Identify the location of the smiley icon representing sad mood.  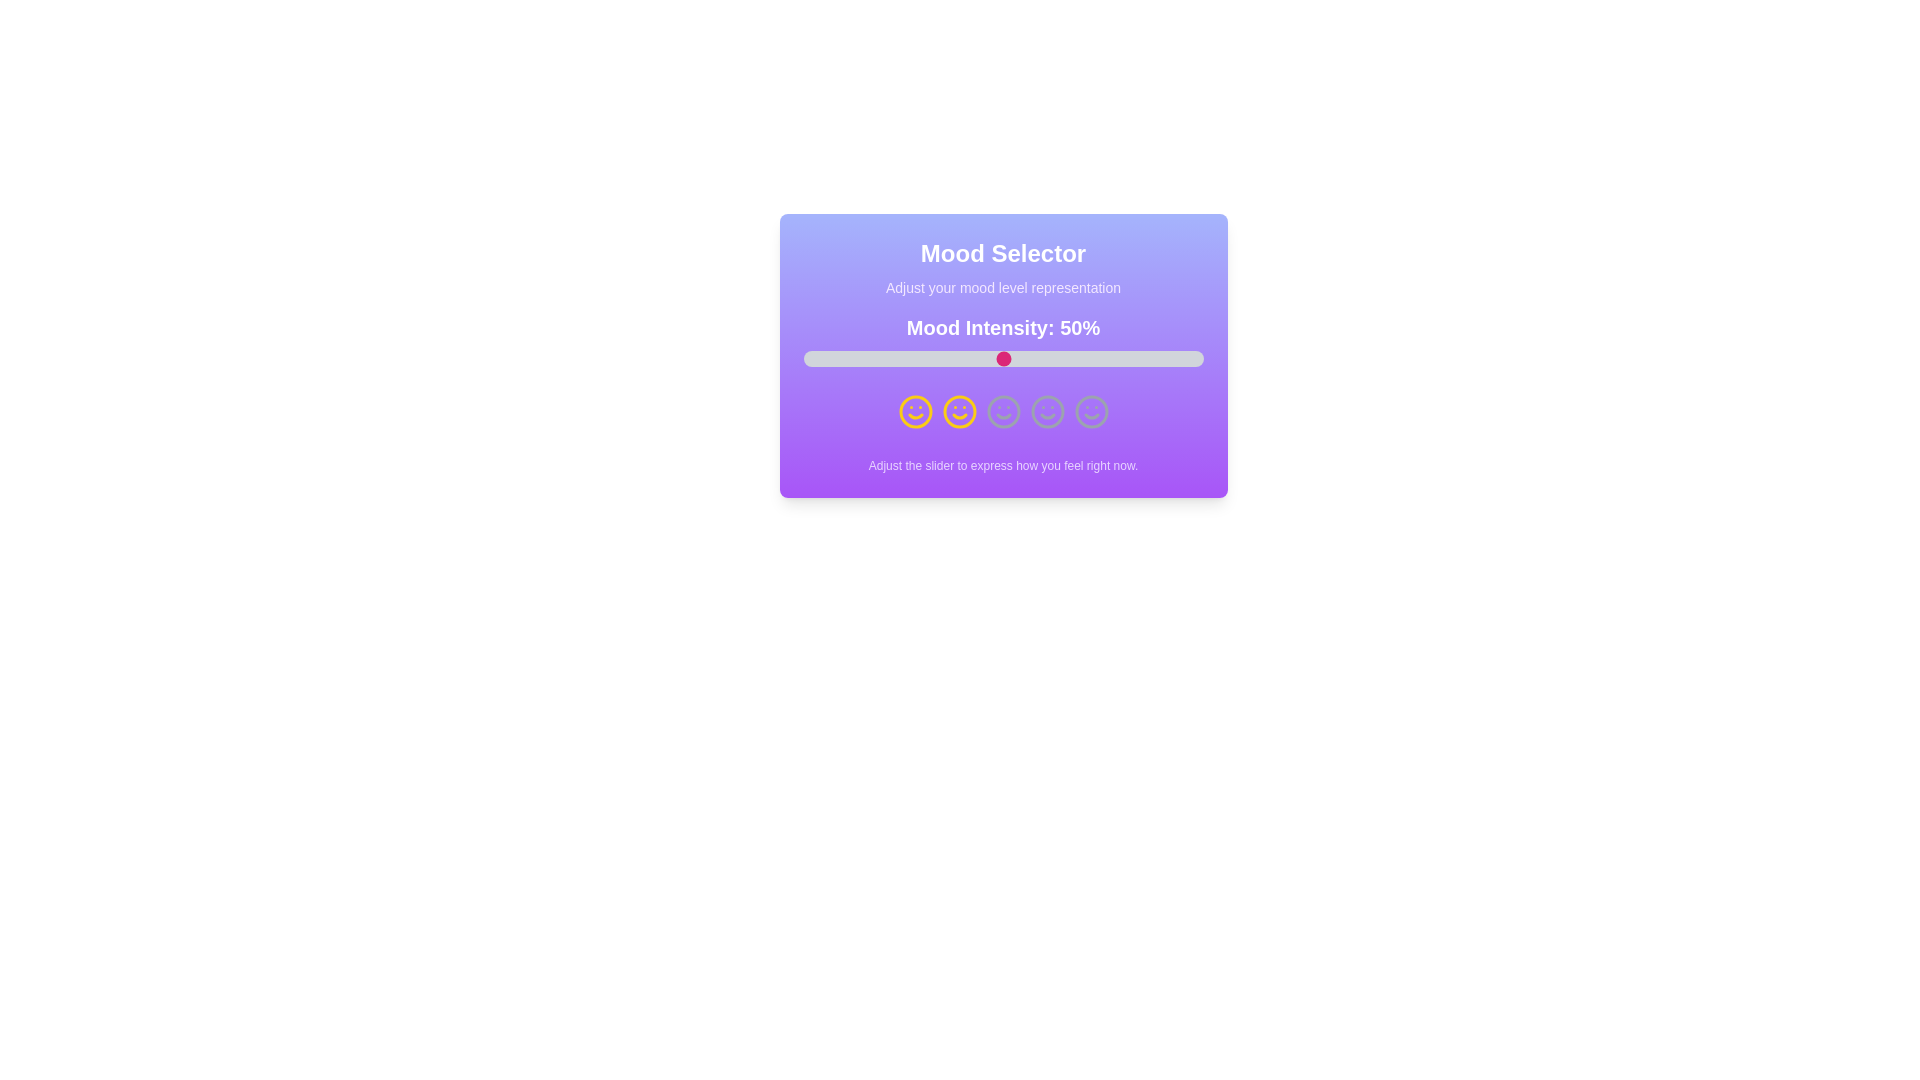
(958, 411).